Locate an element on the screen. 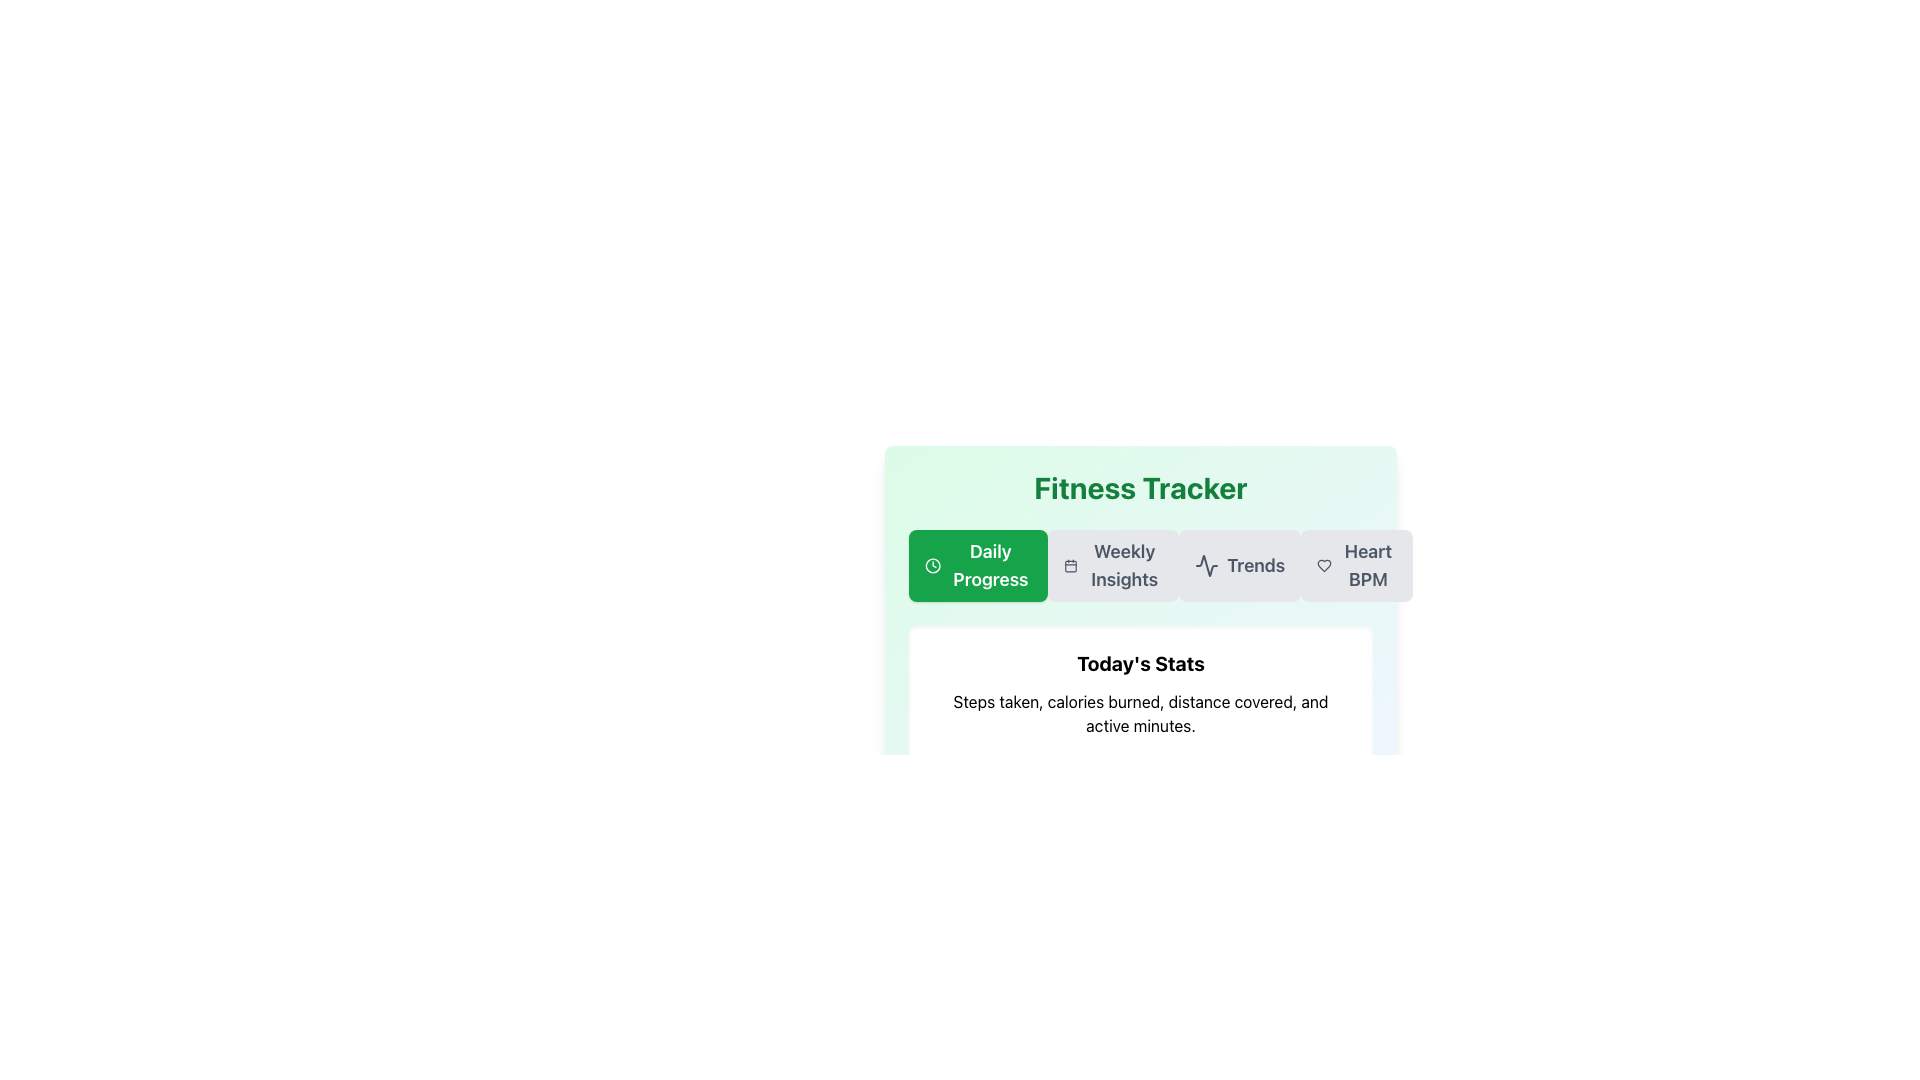 The width and height of the screenshot is (1920, 1080). main rectangular shape within the SVG calendar icon located on the navigation bar is located at coordinates (1070, 566).